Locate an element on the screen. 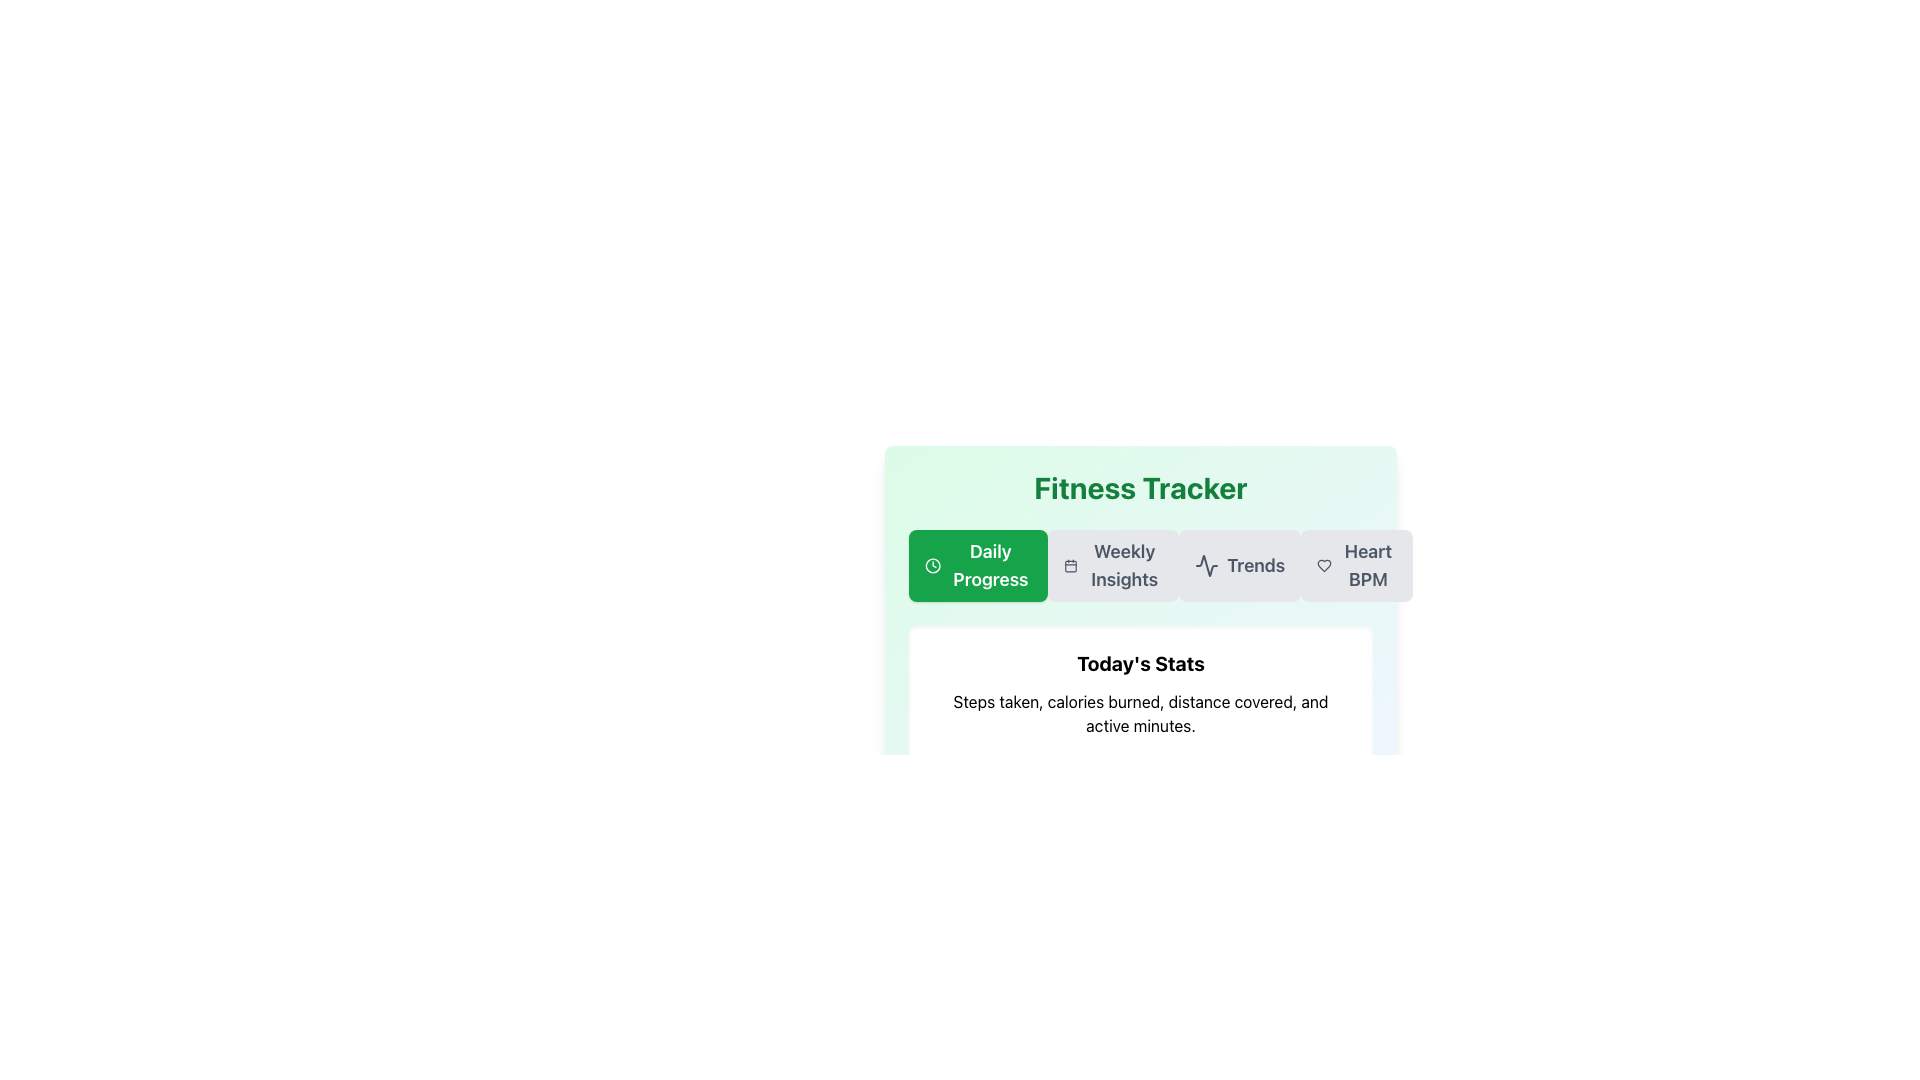 The width and height of the screenshot is (1920, 1080). main rectangular shape within the SVG calendar icon located on the navigation bar is located at coordinates (1070, 566).